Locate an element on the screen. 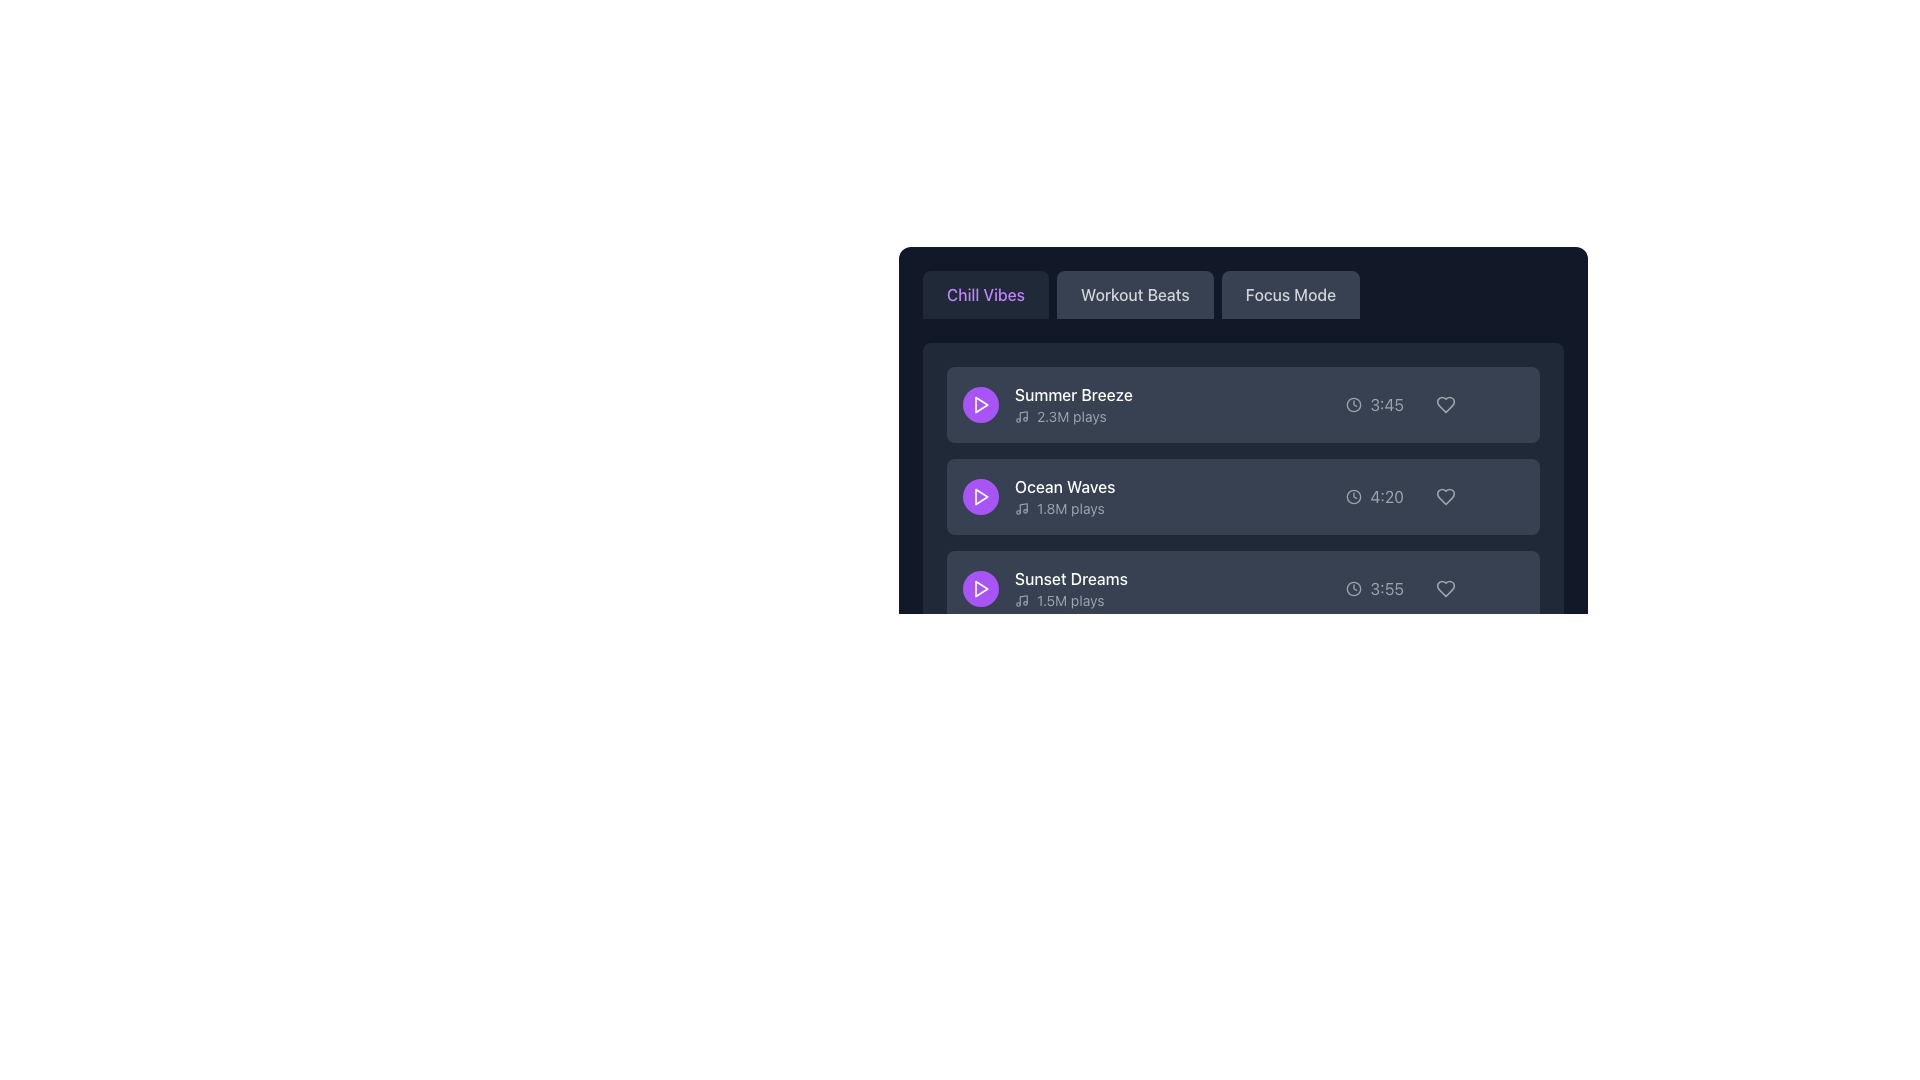 This screenshot has width=1920, height=1080. the music icon that signifies the track 'Summer Breeze', located to the left of '2.3M plays' is located at coordinates (1022, 415).